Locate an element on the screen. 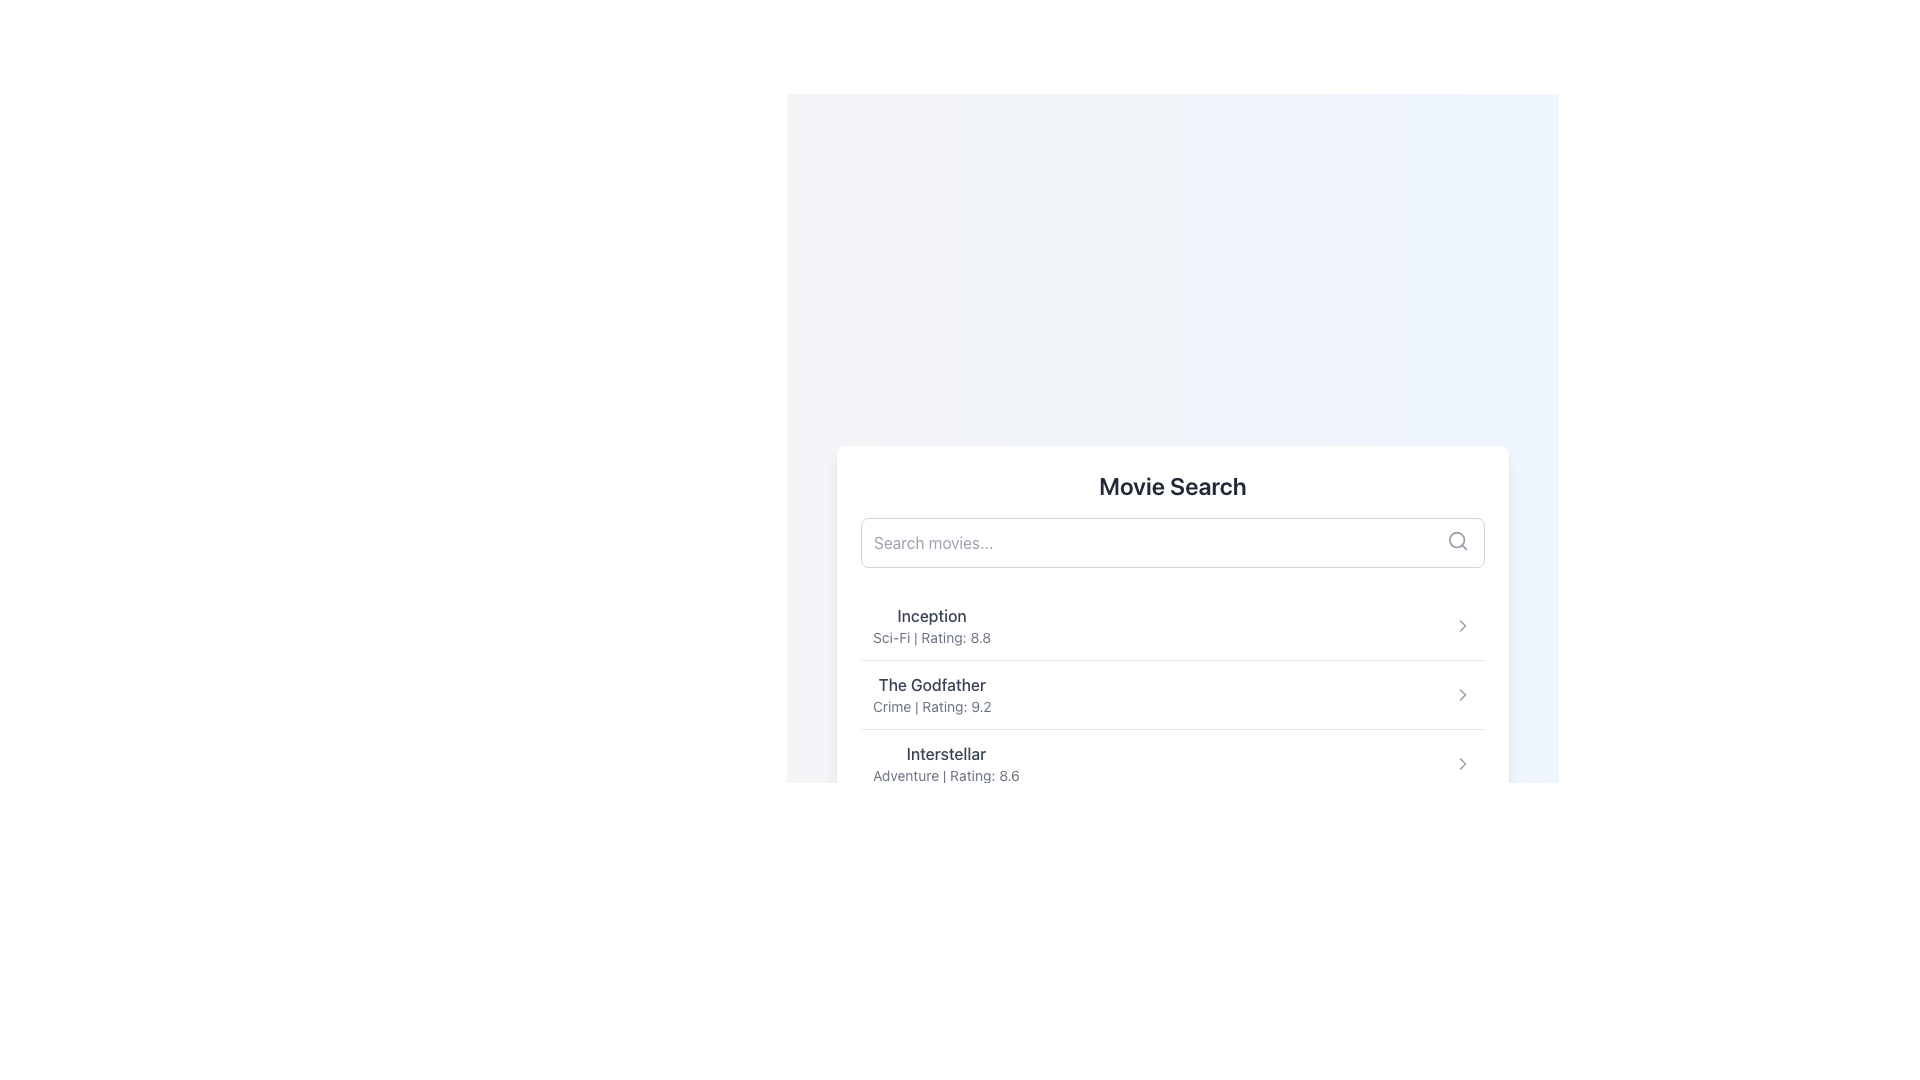 The image size is (1920, 1080). the right arrow chevron icon, which is gray and aligned with the text 'The Godfather' is located at coordinates (1463, 693).